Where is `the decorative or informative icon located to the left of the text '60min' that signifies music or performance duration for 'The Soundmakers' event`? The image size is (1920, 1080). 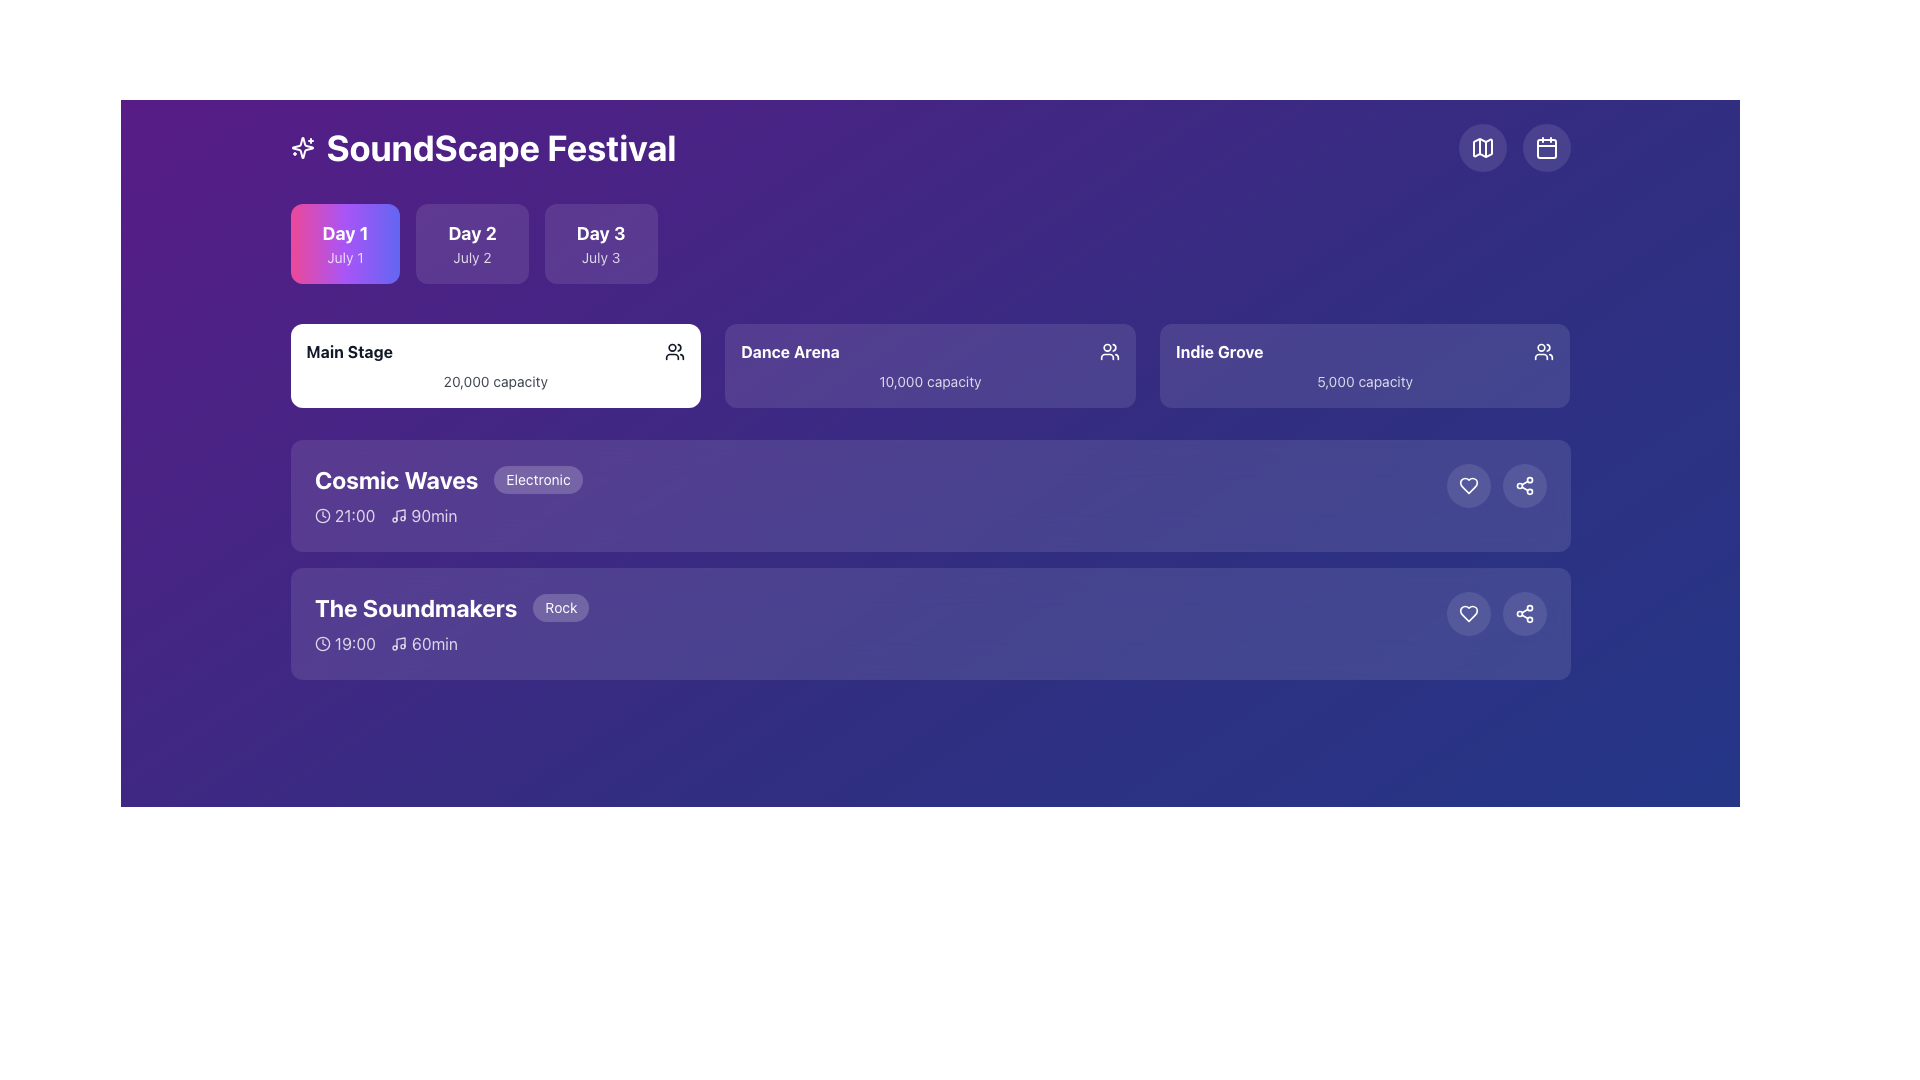 the decorative or informative icon located to the left of the text '60min' that signifies music or performance duration for 'The Soundmakers' event is located at coordinates (399, 644).